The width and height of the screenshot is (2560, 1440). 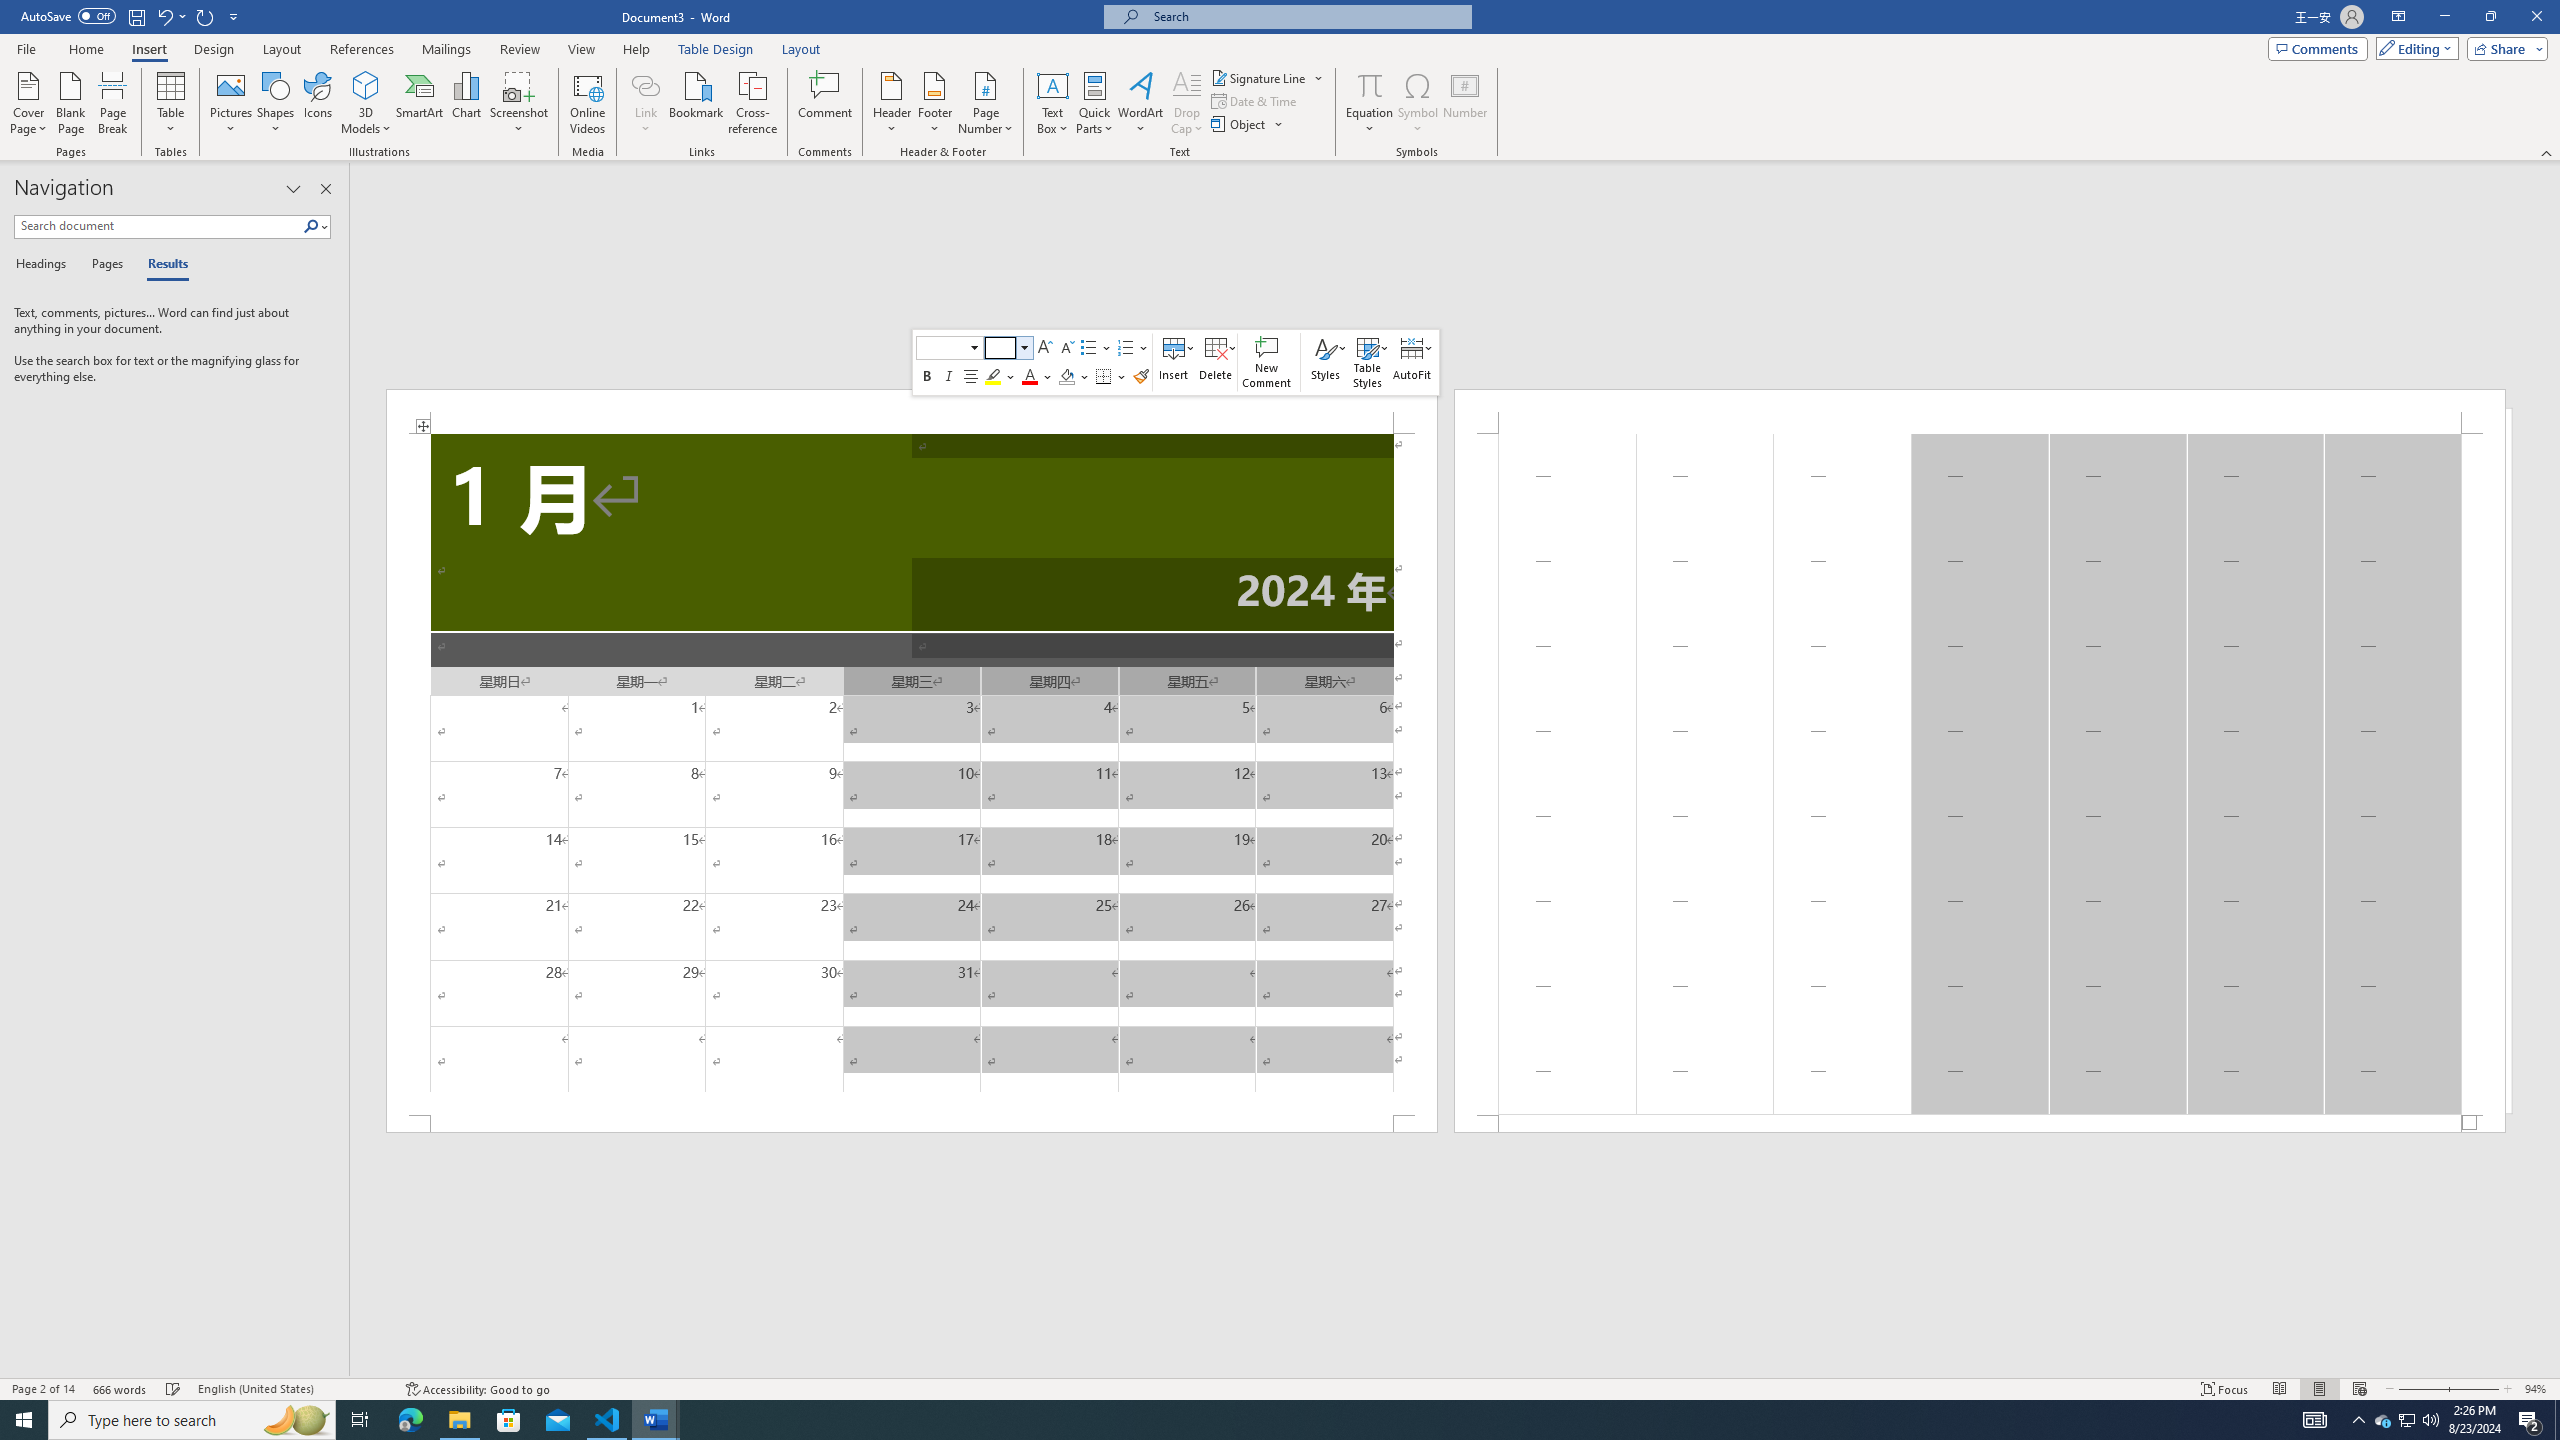 What do you see at coordinates (42, 1389) in the screenshot?
I see `'Page Number Page 2 of 14'` at bounding box center [42, 1389].